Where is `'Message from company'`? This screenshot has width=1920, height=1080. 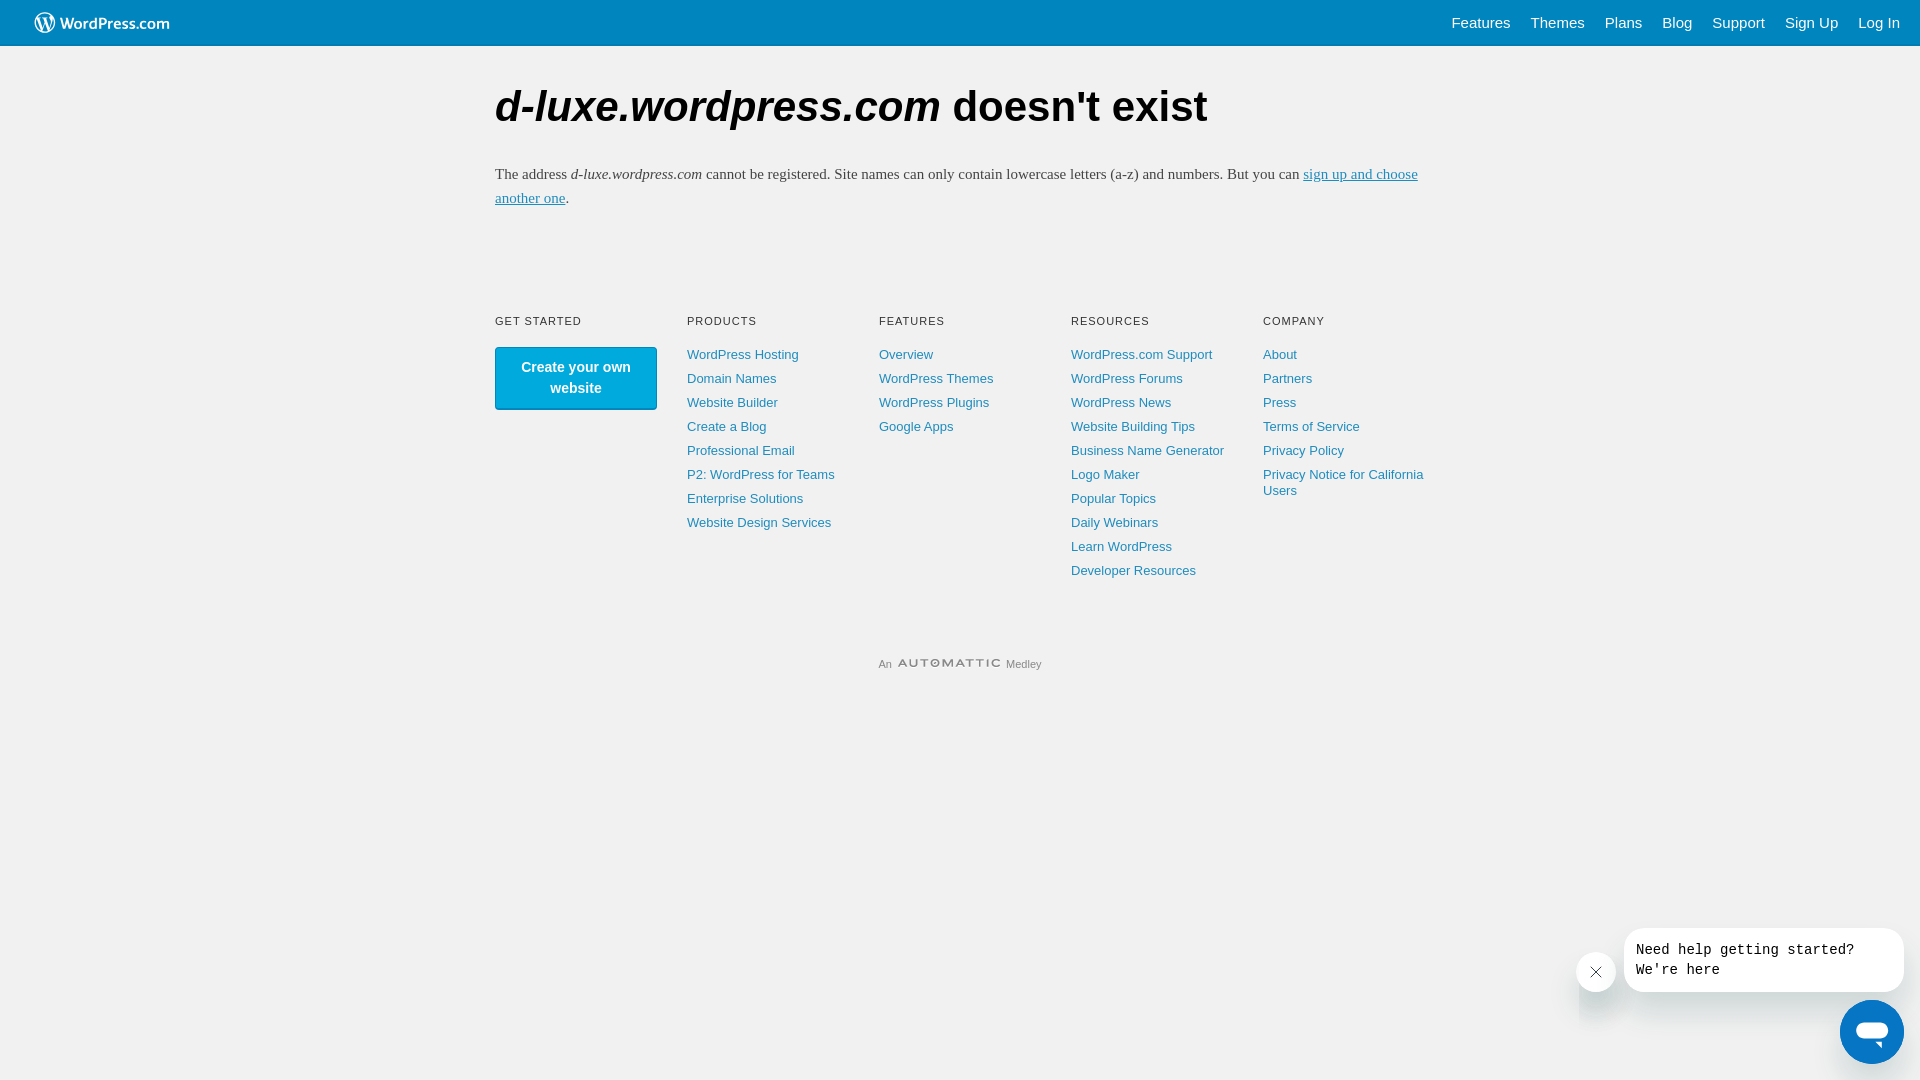
'Message from company' is located at coordinates (1763, 959).